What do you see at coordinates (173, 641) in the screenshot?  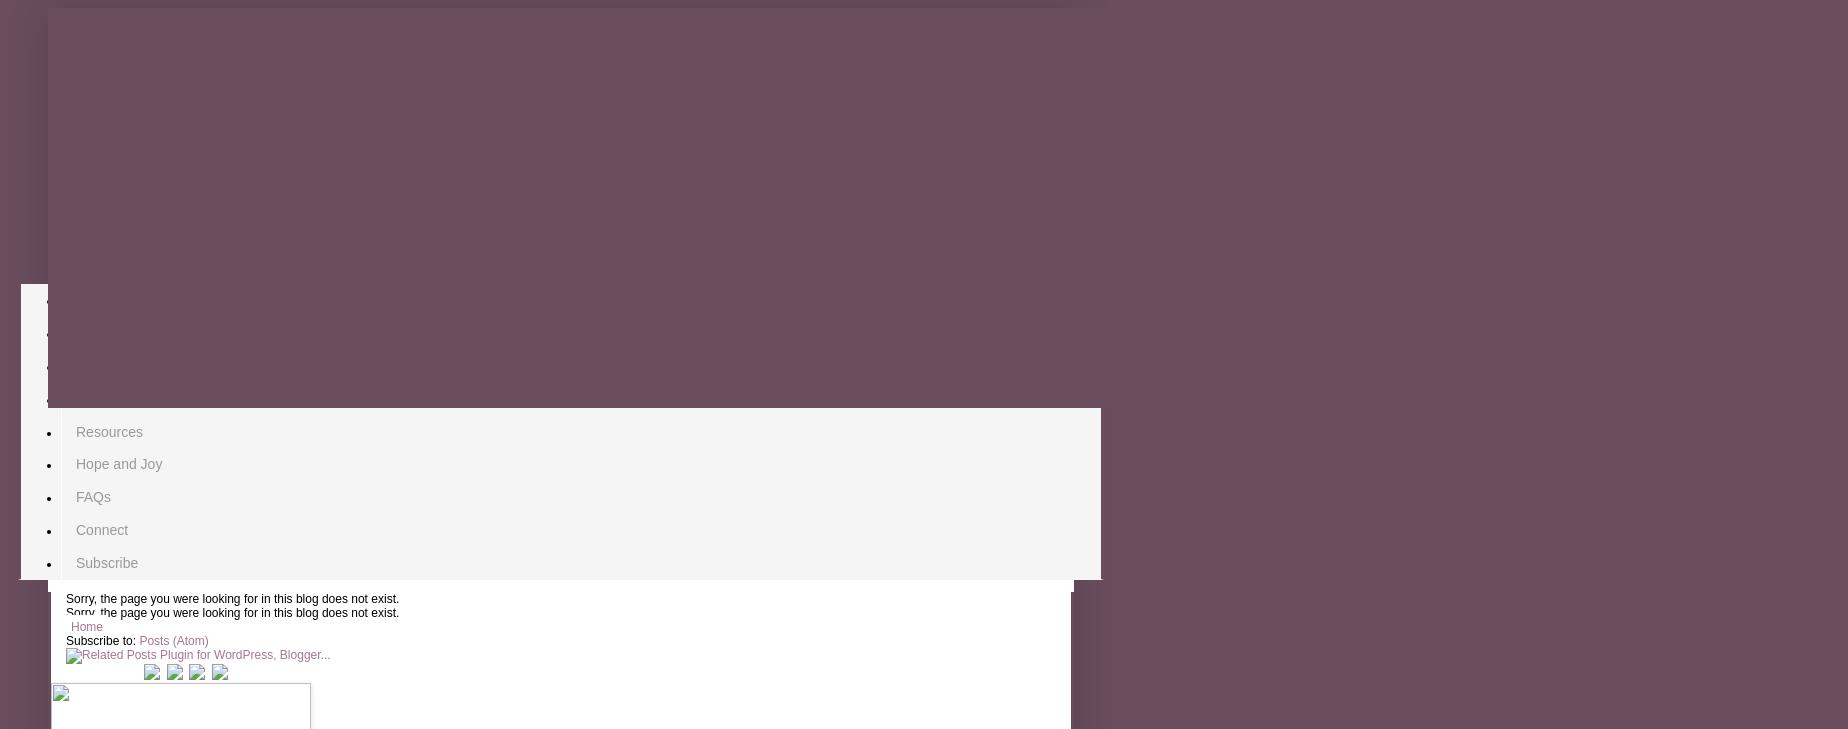 I see `'Posts (Atom)'` at bounding box center [173, 641].